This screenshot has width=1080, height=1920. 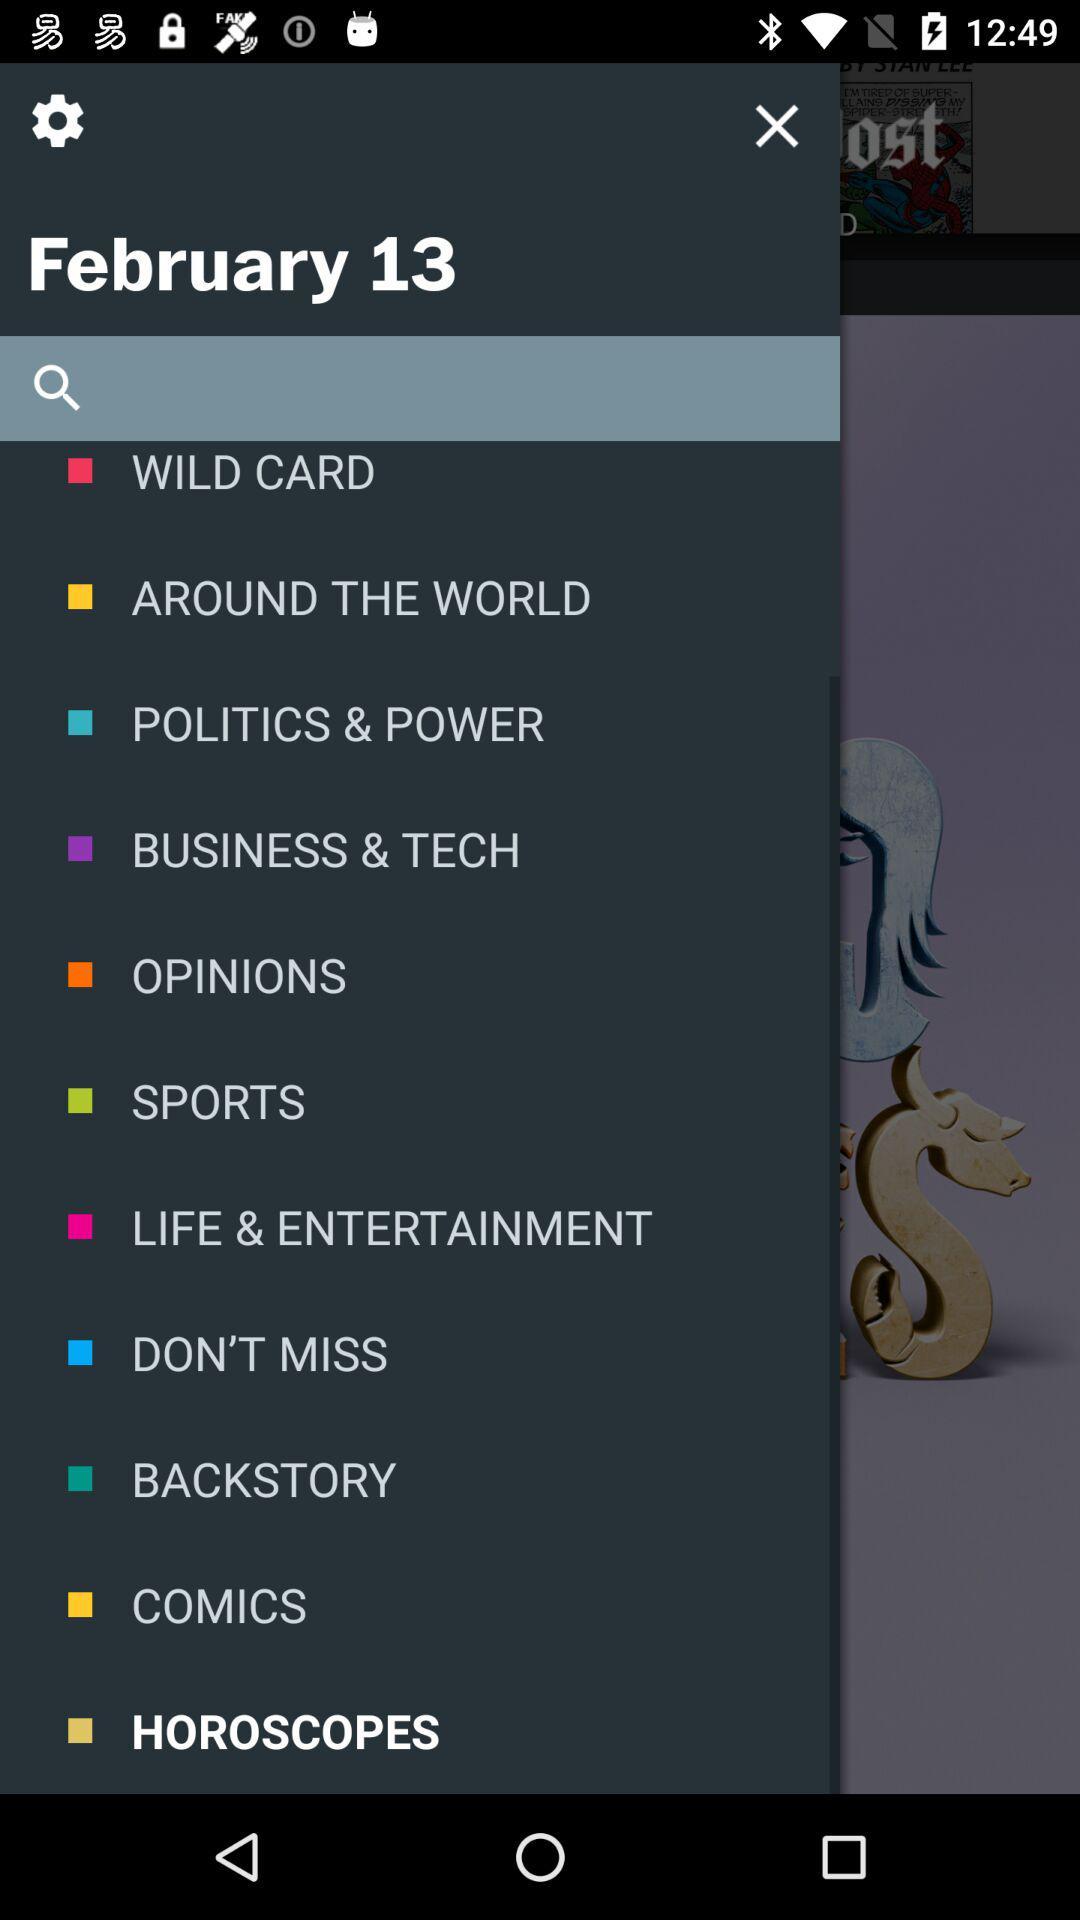 I want to click on exit options menu, so click(x=775, y=124).